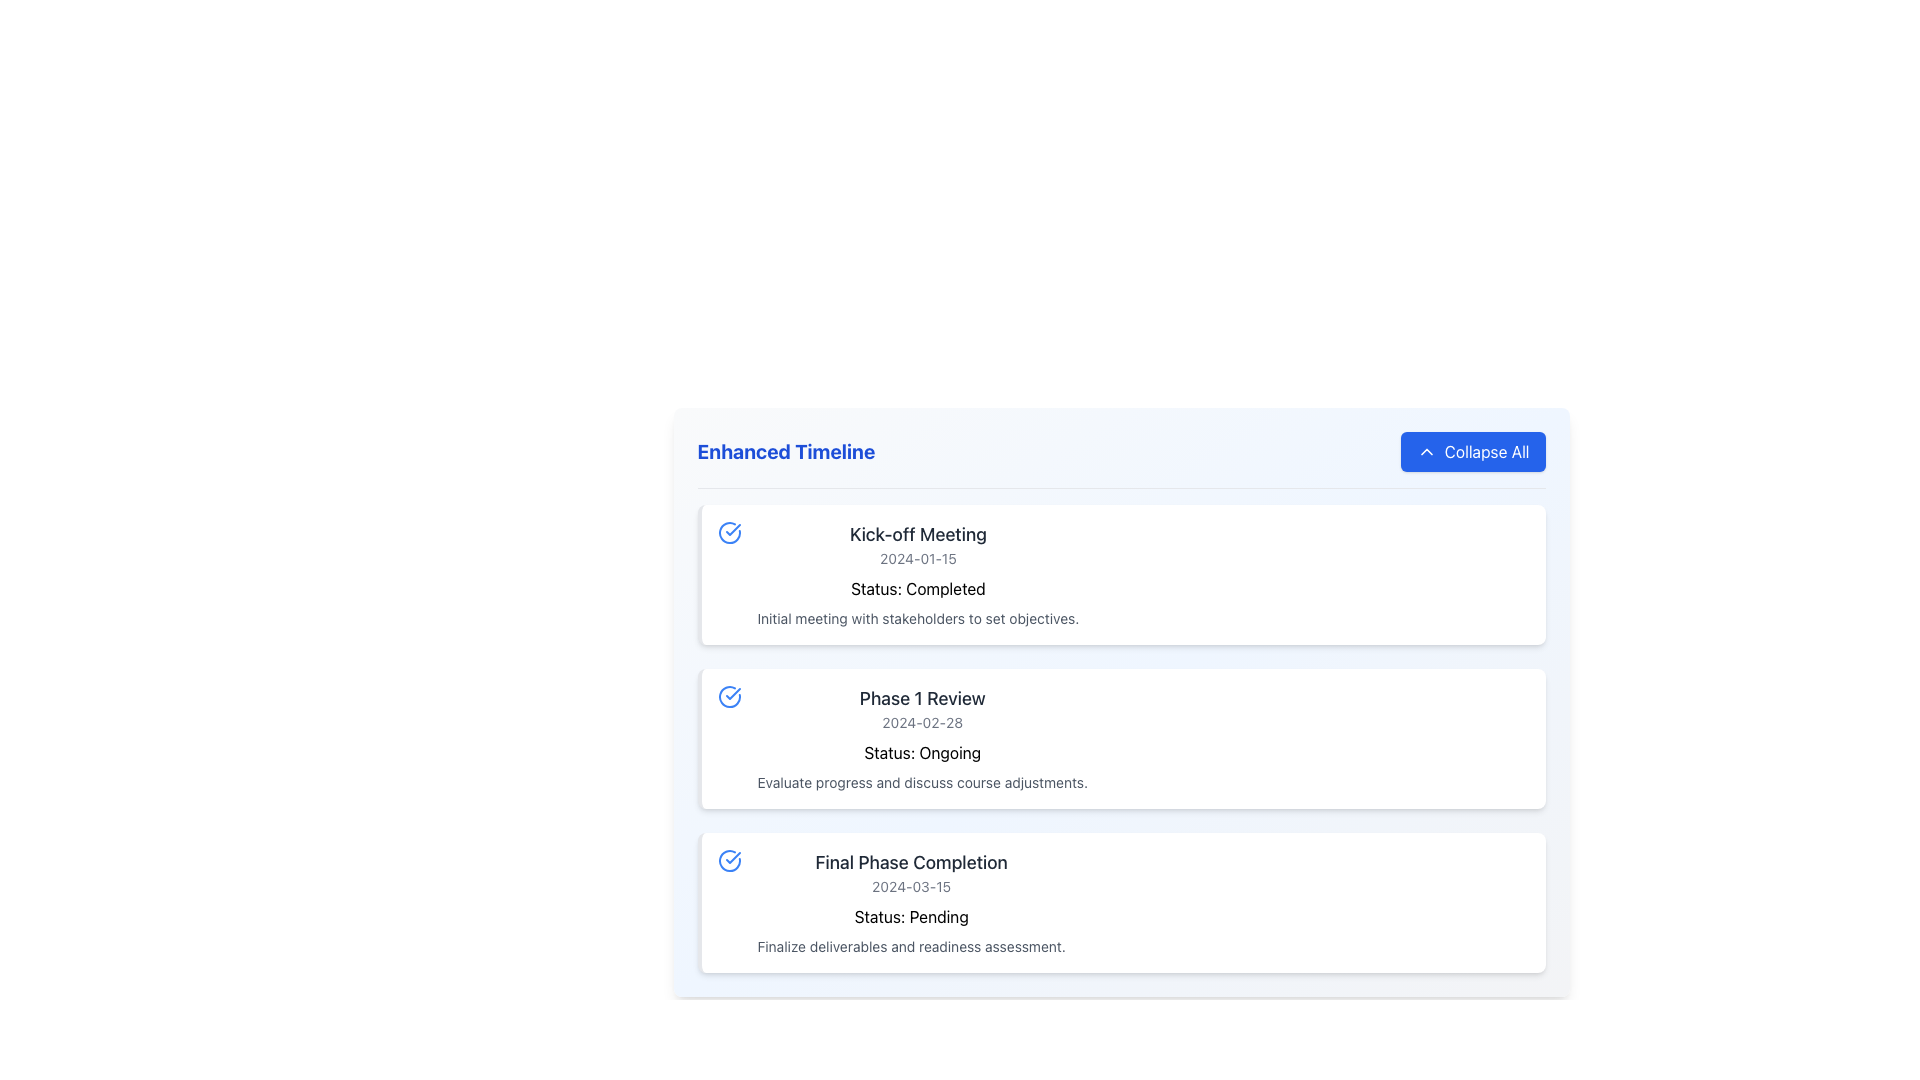 The height and width of the screenshot is (1080, 1920). Describe the element at coordinates (728, 531) in the screenshot. I see `the completion status icon located at the leftmost position within the 'Kick-off Meeting' card, above the textual content` at that location.